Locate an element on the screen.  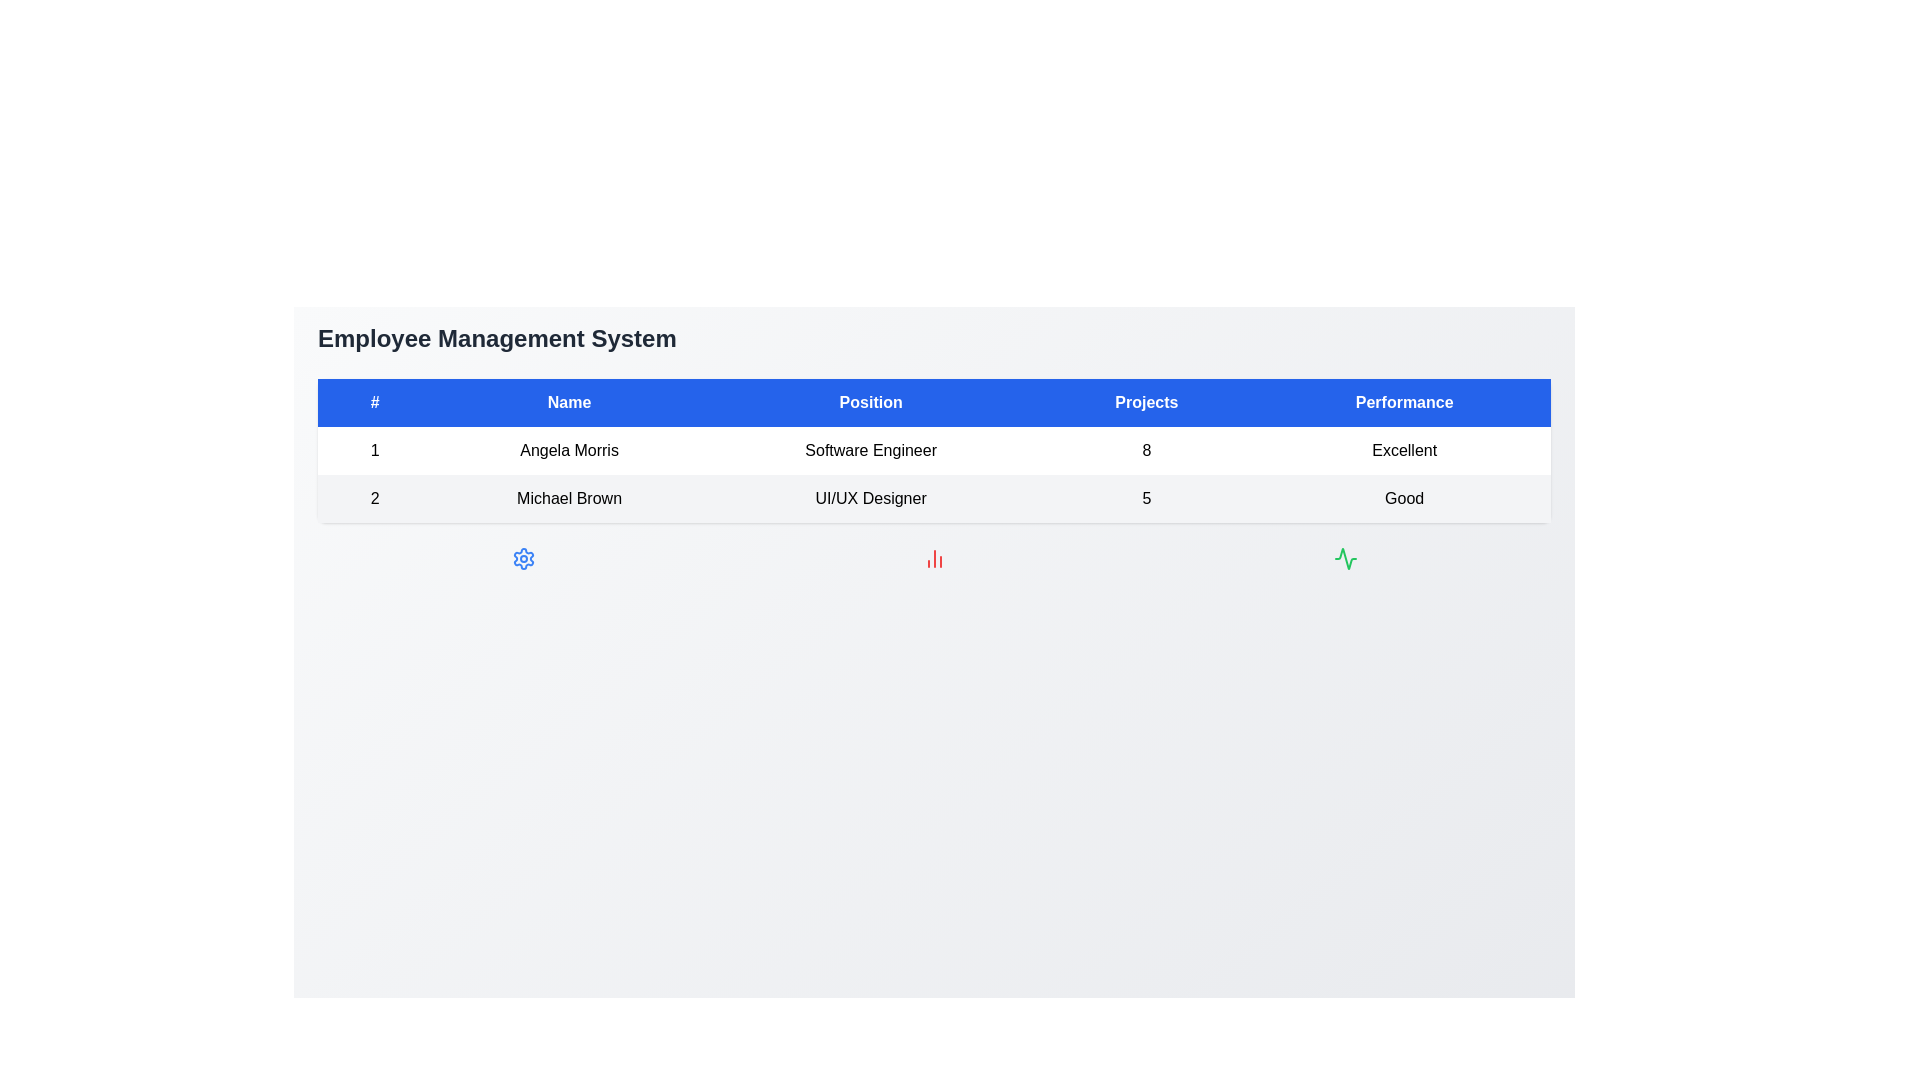
the SVG settings icon located below the employee information table is located at coordinates (523, 559).